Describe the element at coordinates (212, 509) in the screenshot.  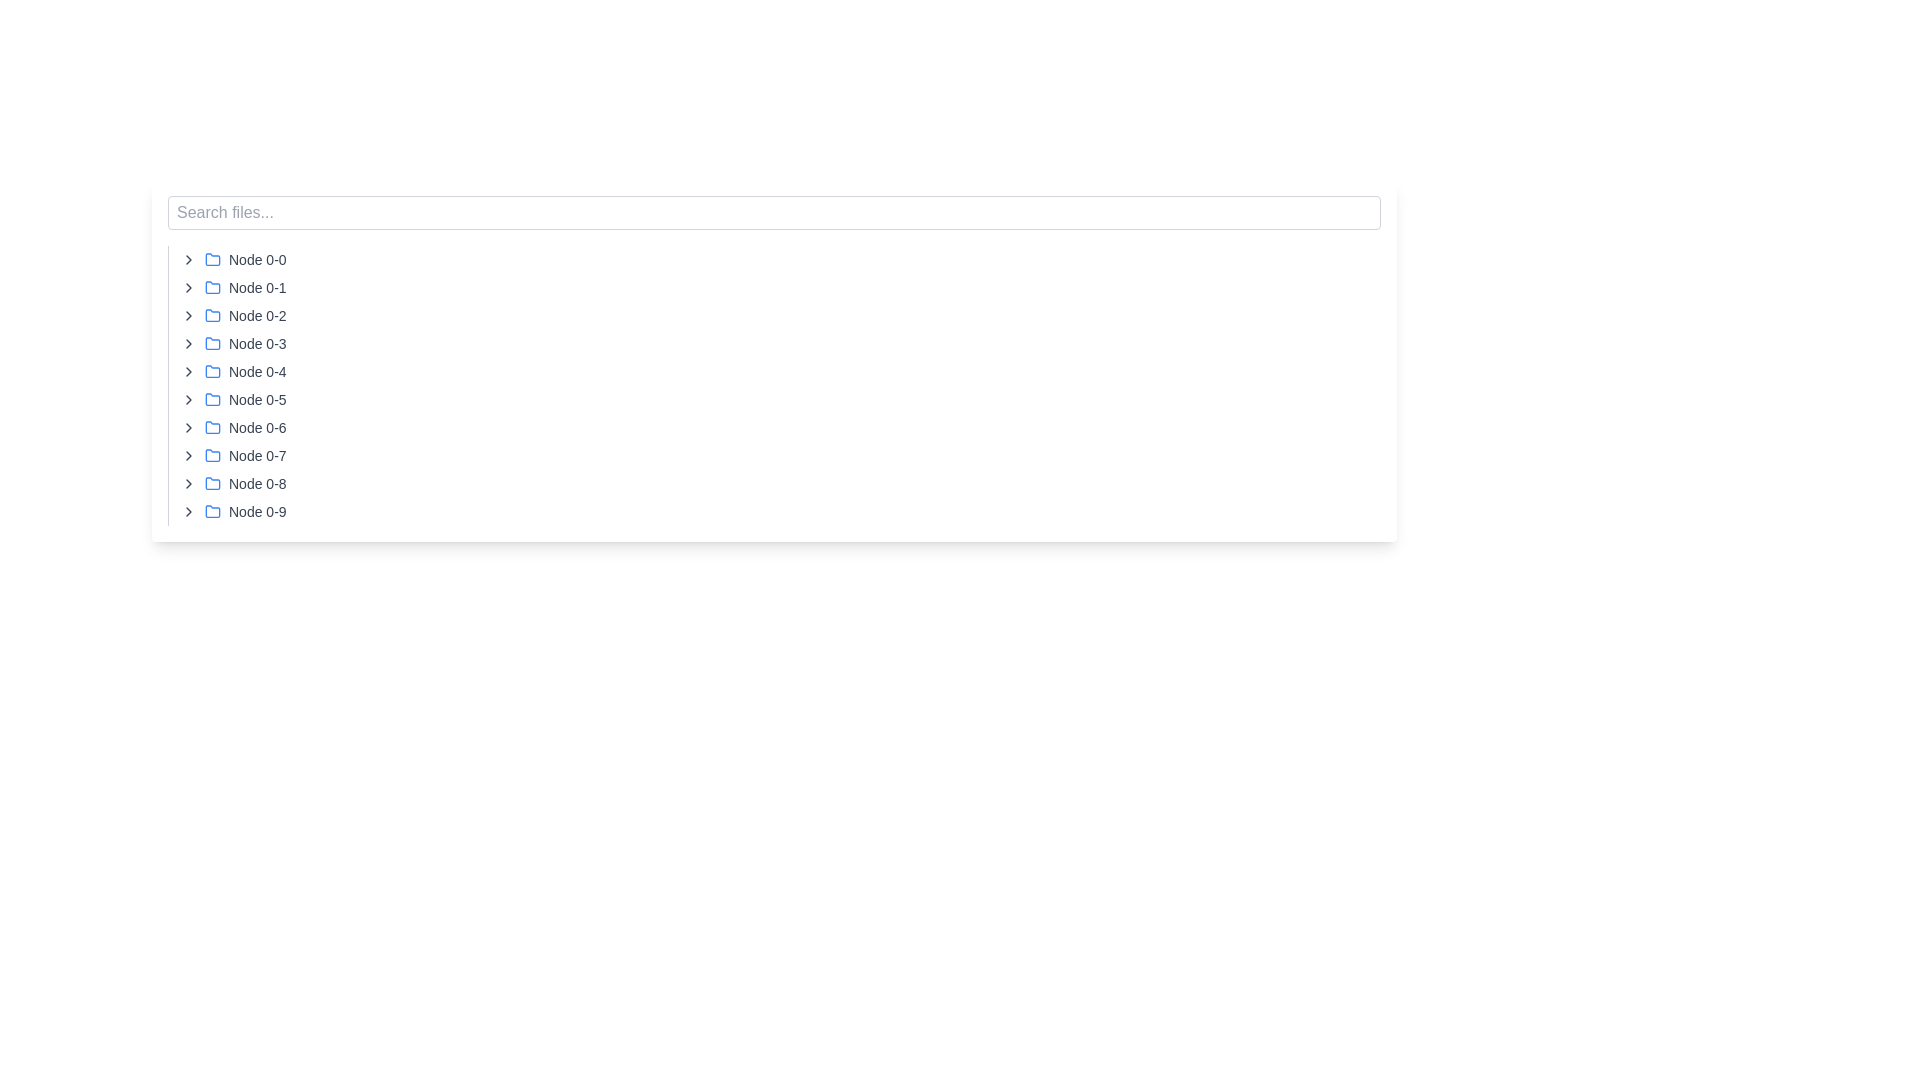
I see `the blue folder icon labeled 'Node 0-9' located at the bottom of the tree list` at that location.